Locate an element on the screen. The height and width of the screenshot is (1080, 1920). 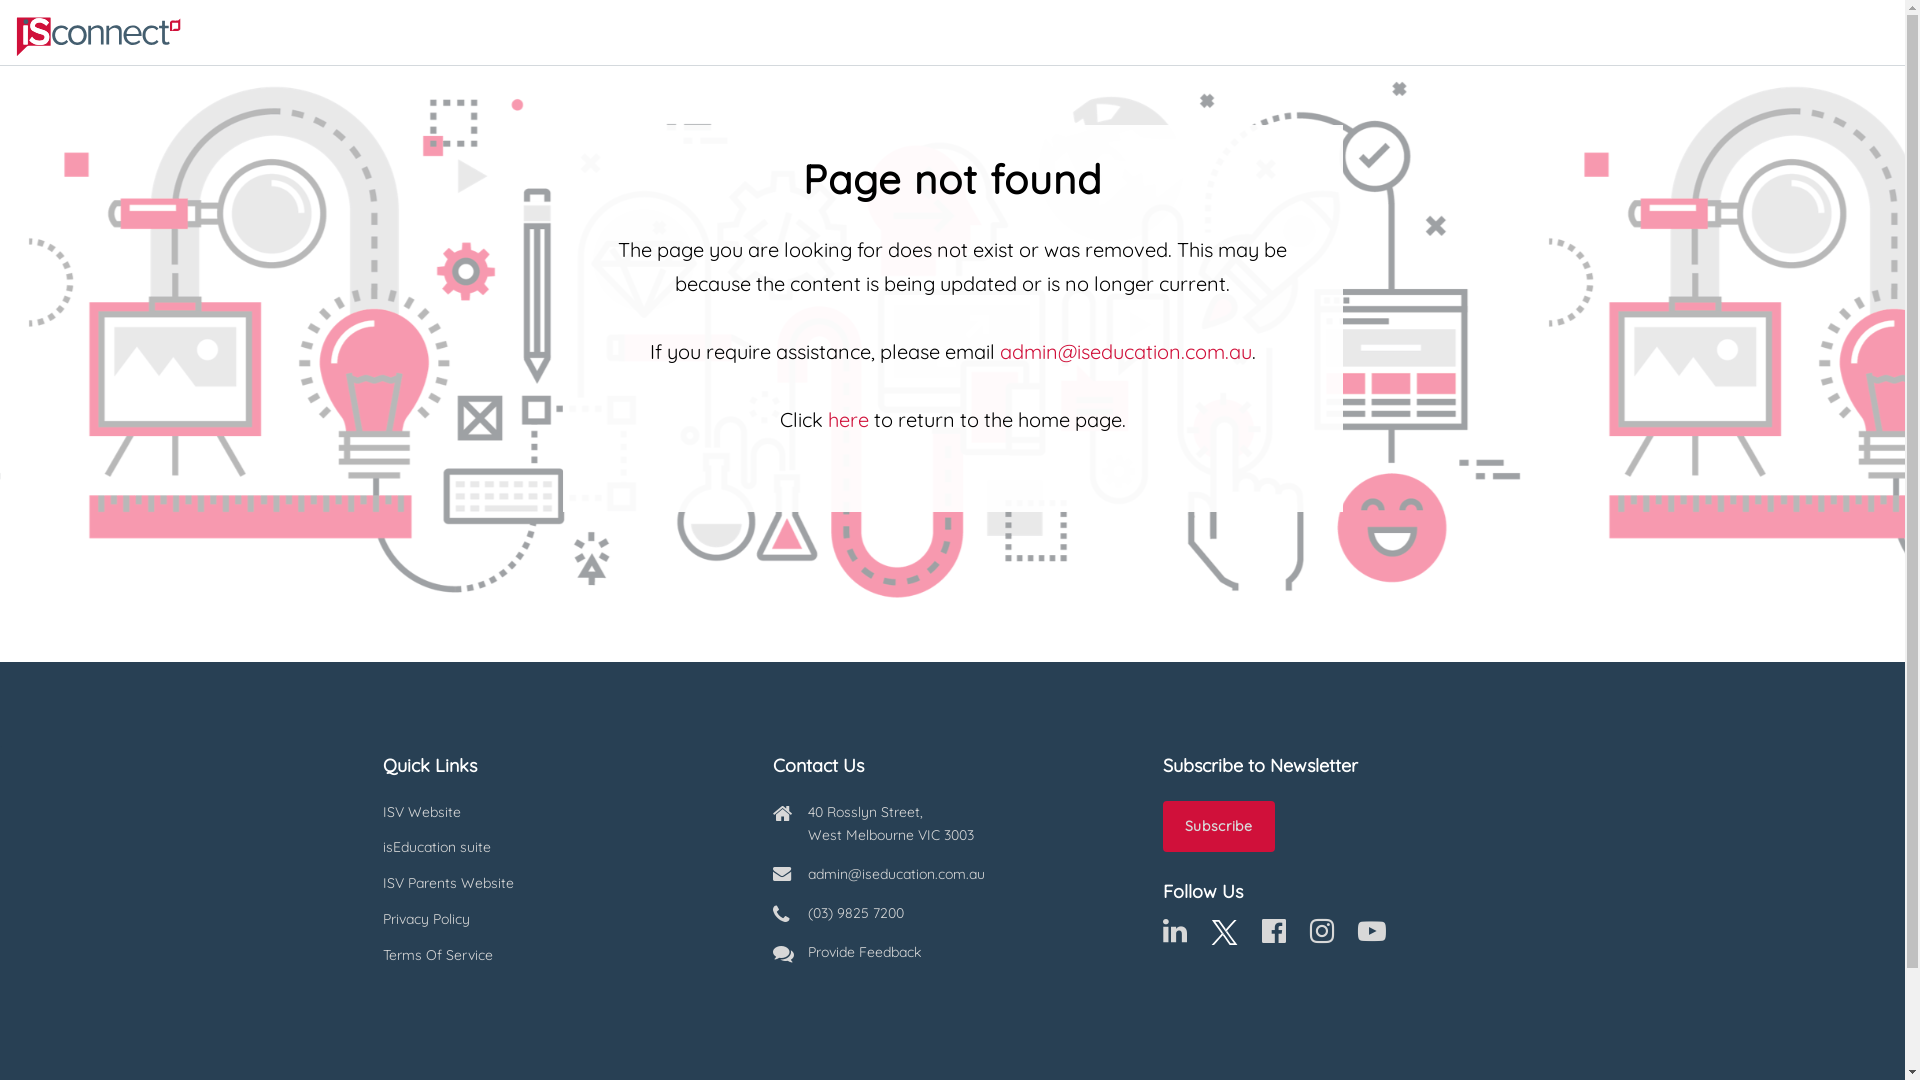
'Privacy Policy' is located at coordinates (560, 920).